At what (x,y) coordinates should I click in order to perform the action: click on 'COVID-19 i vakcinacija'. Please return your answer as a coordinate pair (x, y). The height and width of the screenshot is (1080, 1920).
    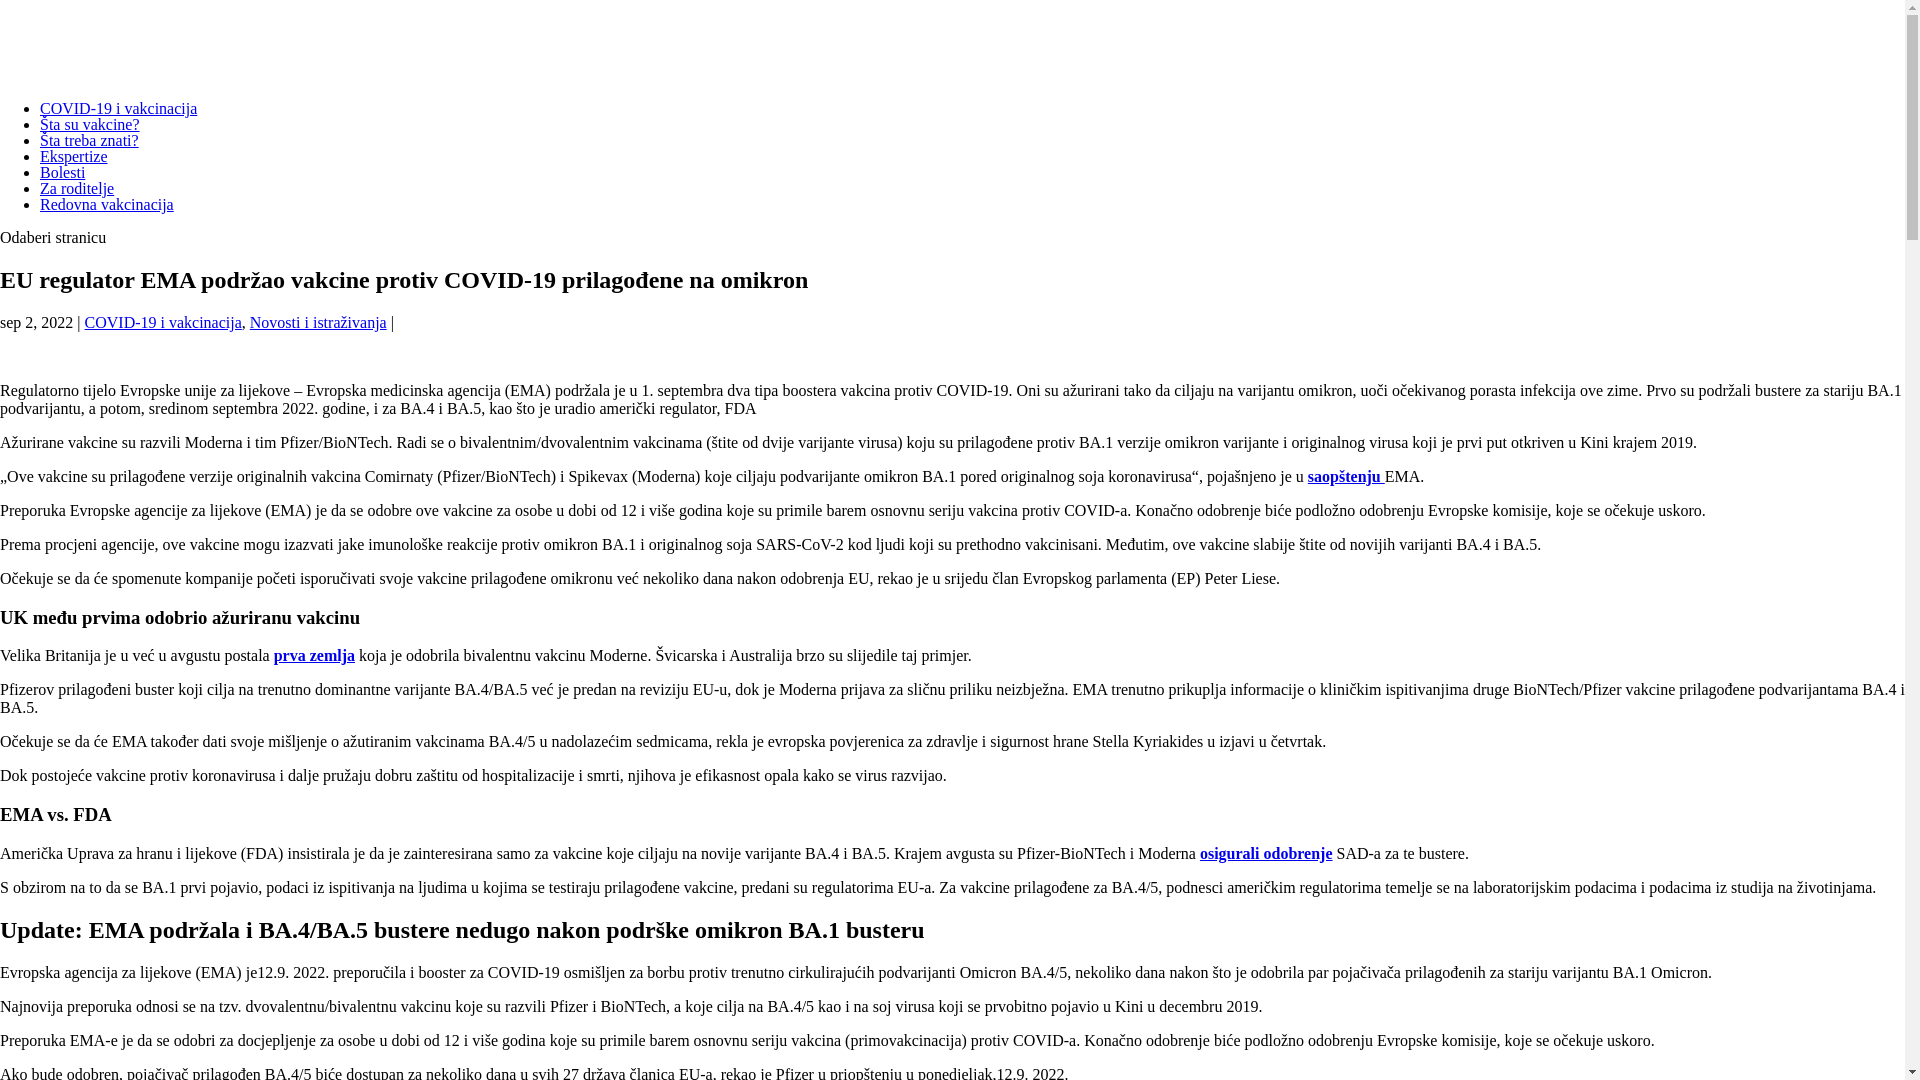
    Looking at the image, I should click on (163, 321).